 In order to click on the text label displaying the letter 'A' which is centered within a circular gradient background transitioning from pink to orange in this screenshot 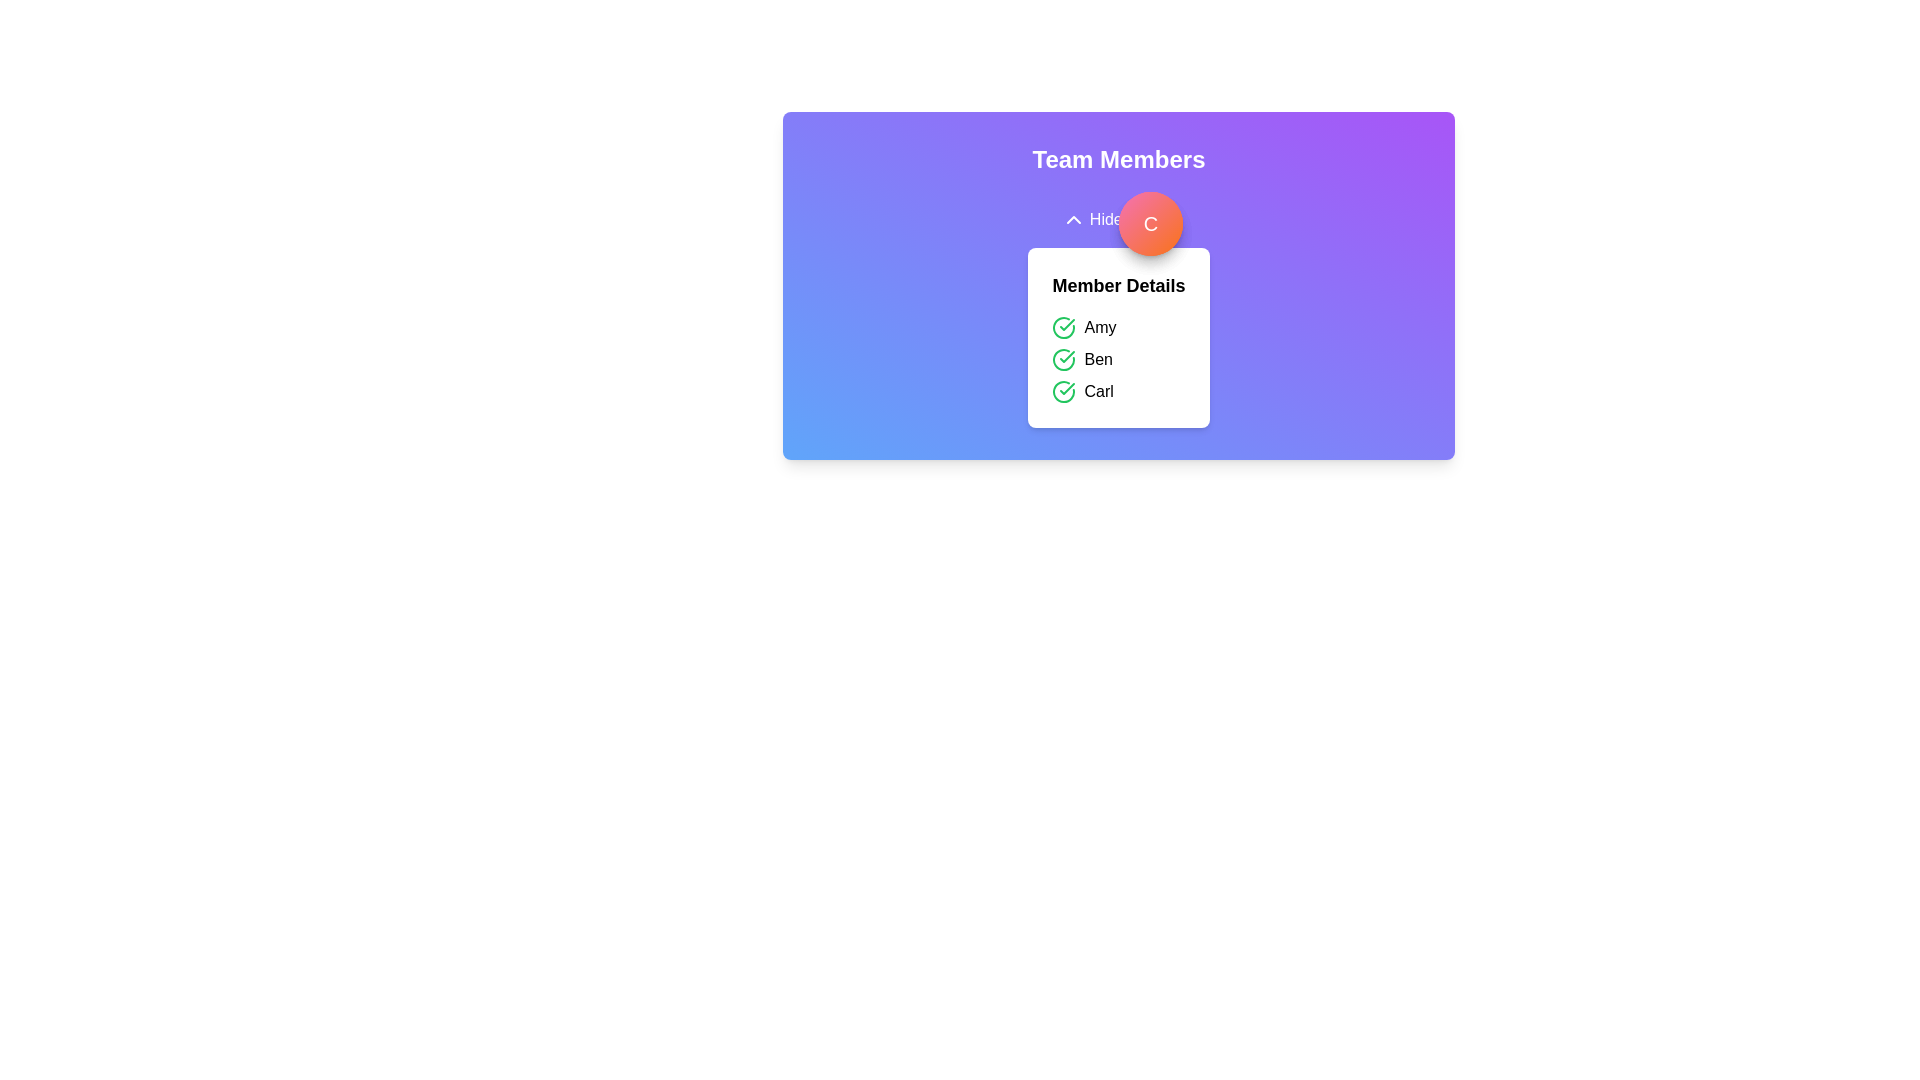, I will do `click(1151, 223)`.